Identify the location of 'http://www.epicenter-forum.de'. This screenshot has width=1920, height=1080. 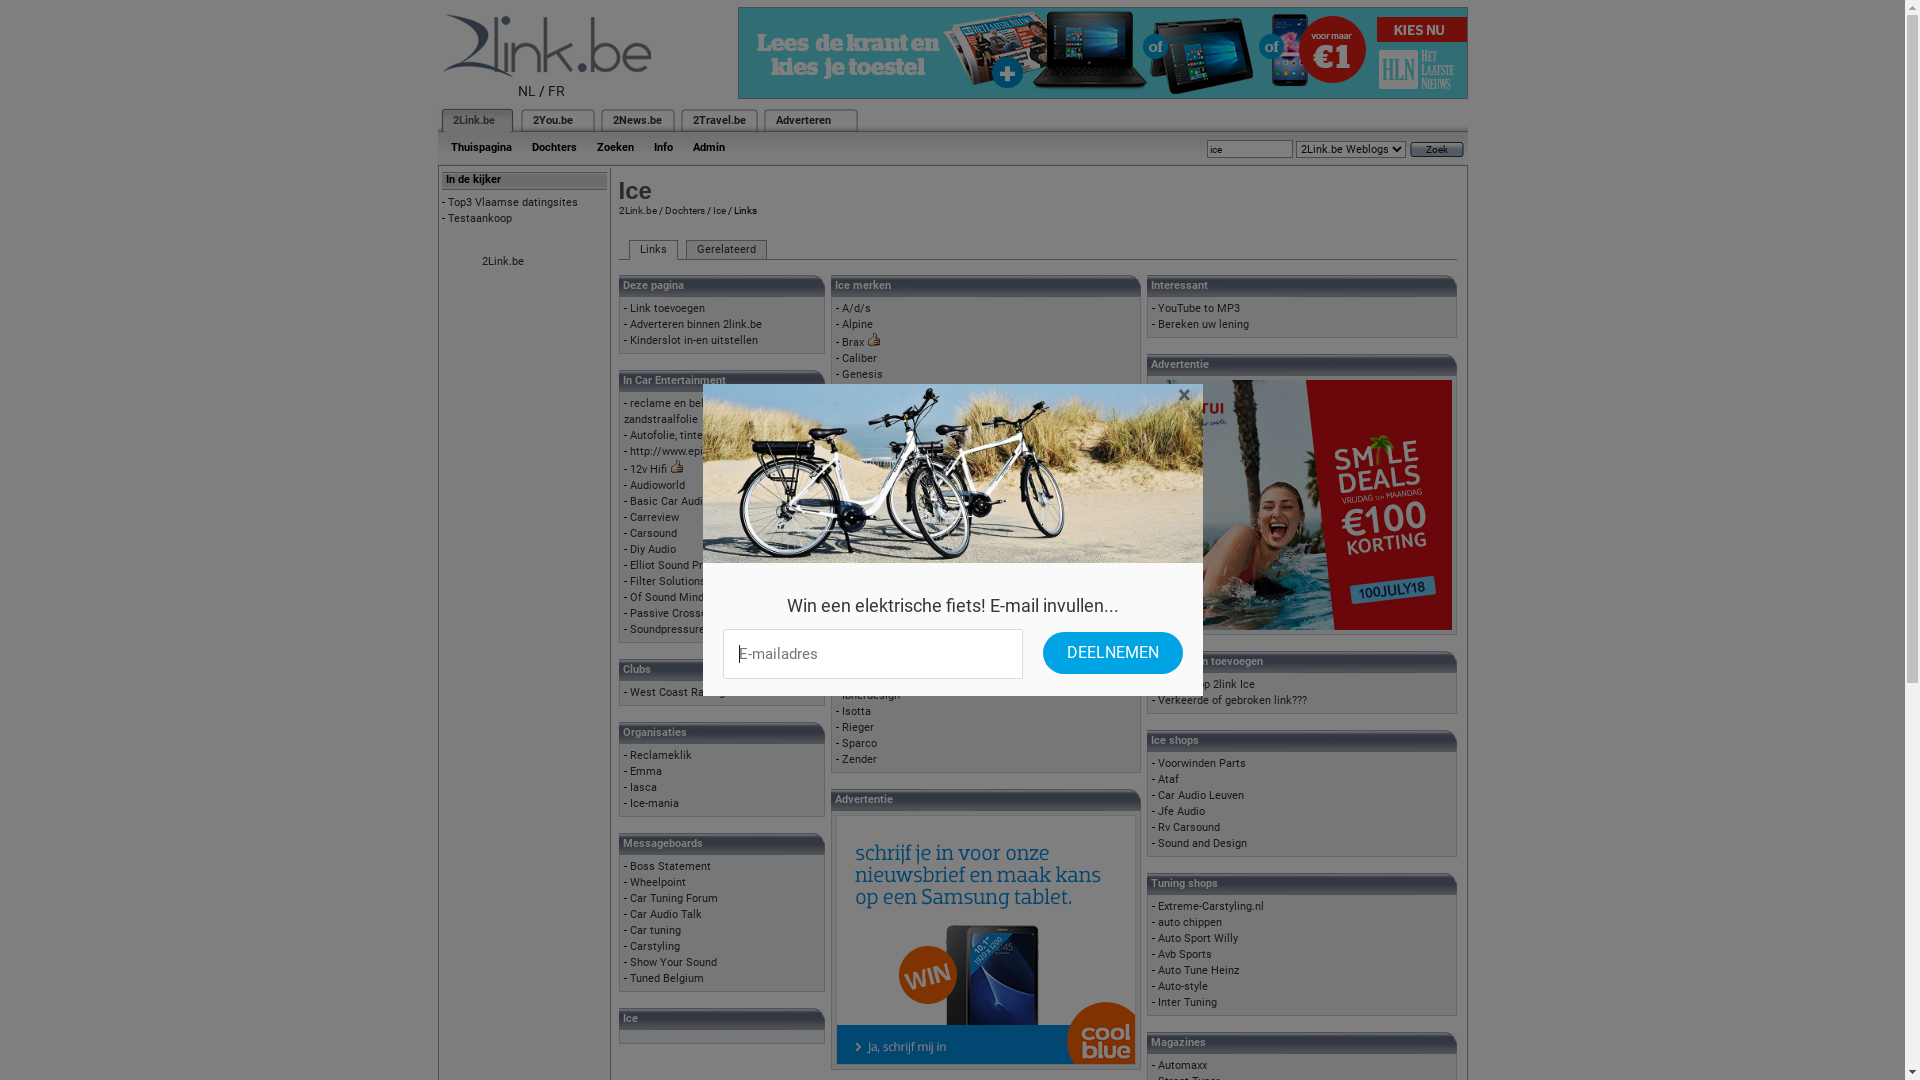
(706, 451).